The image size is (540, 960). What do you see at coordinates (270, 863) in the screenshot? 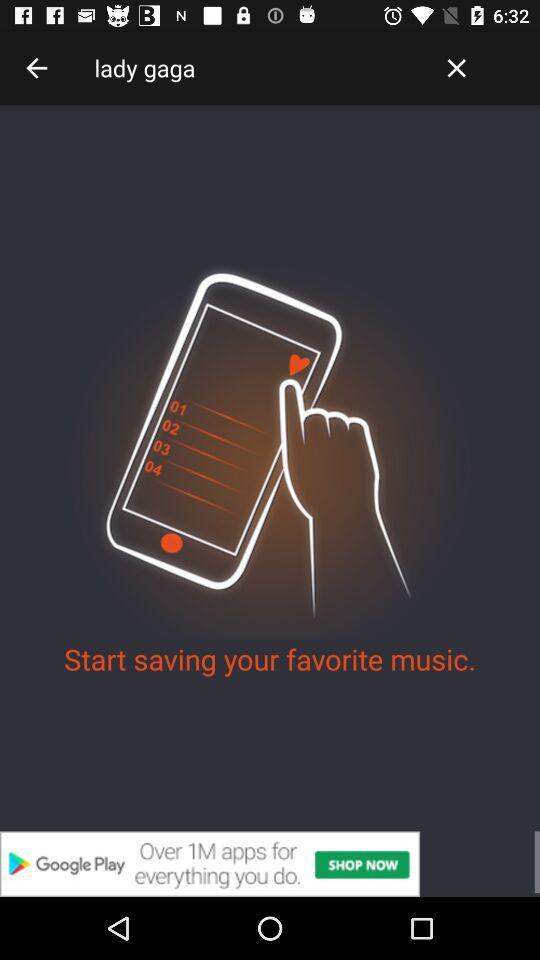
I see `banner` at bounding box center [270, 863].